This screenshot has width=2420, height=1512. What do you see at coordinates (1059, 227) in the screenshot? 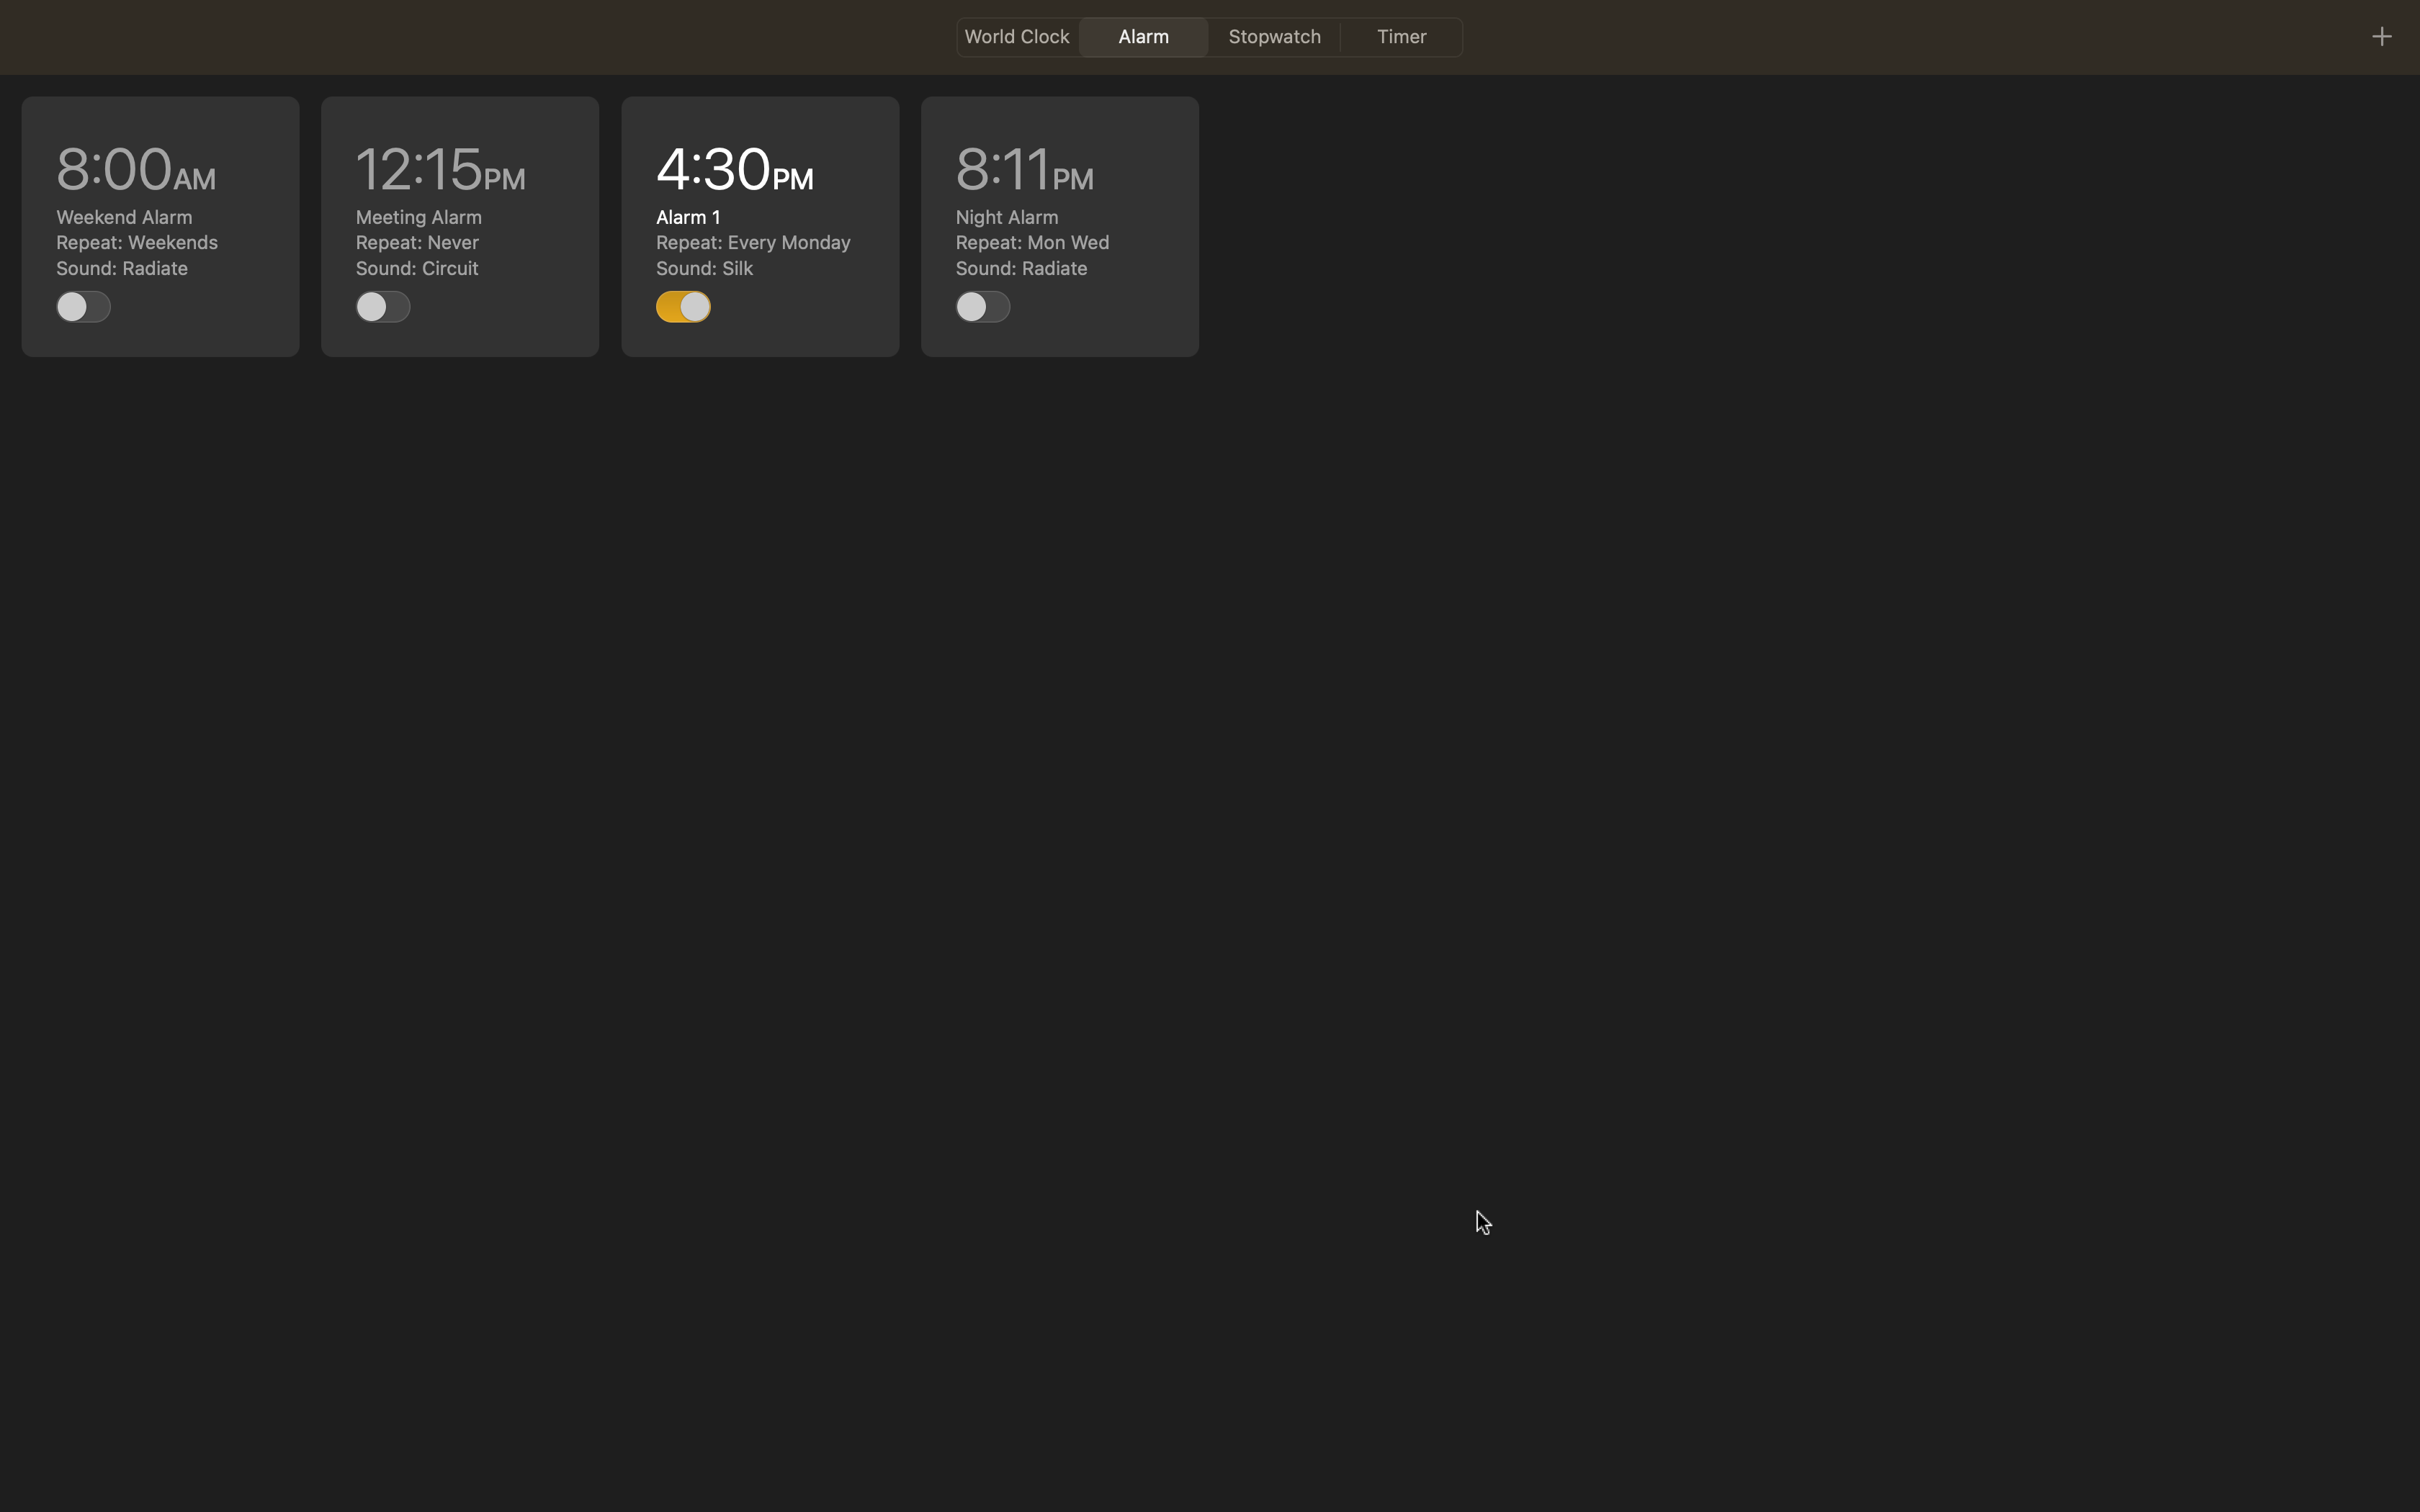
I see `Change the specifications of the 8pm alarm` at bounding box center [1059, 227].